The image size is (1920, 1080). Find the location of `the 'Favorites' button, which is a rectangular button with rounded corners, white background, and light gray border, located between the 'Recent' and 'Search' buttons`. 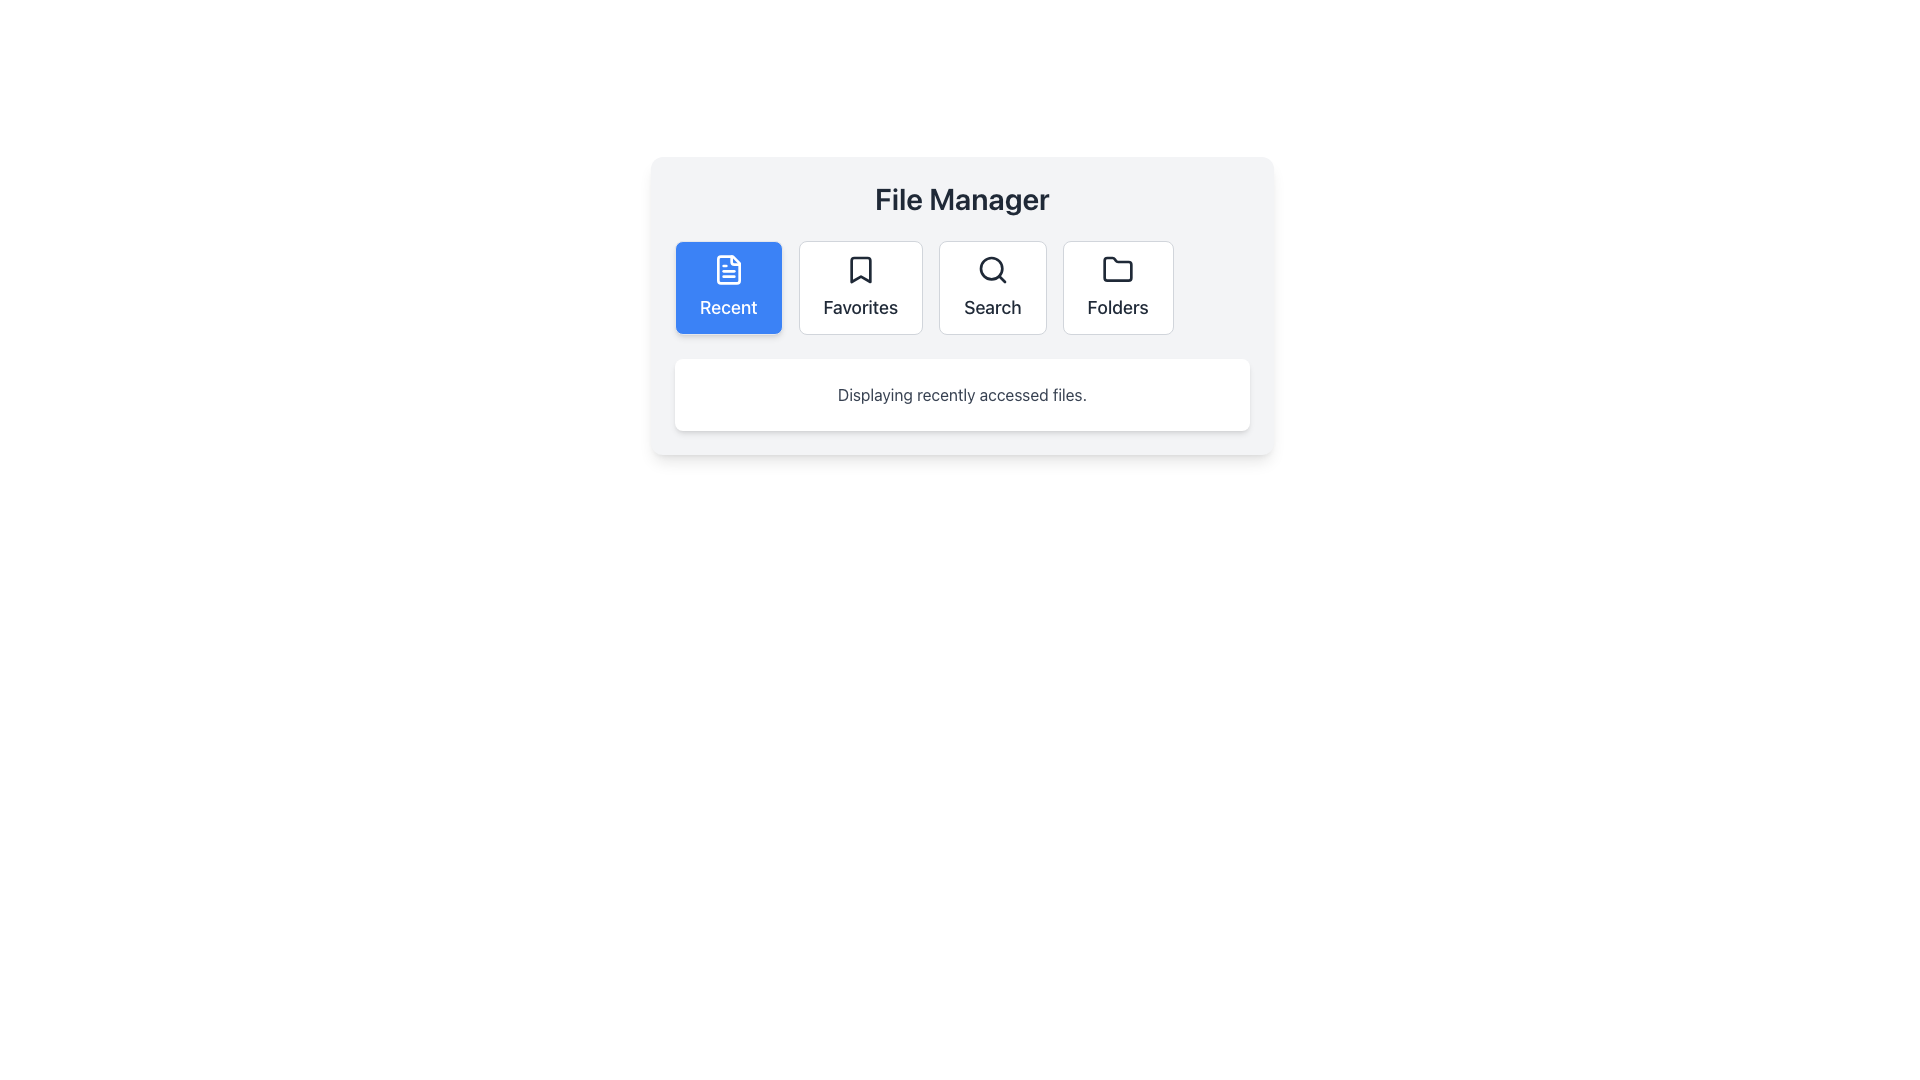

the 'Favorites' button, which is a rectangular button with rounded corners, white background, and light gray border, located between the 'Recent' and 'Search' buttons is located at coordinates (860, 288).